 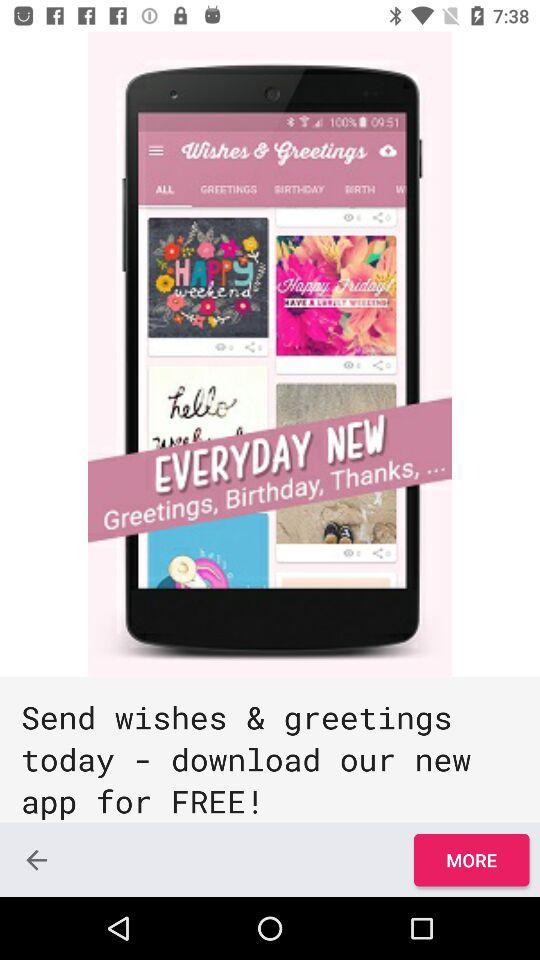 What do you see at coordinates (471, 859) in the screenshot?
I see `icon at the bottom right corner` at bounding box center [471, 859].